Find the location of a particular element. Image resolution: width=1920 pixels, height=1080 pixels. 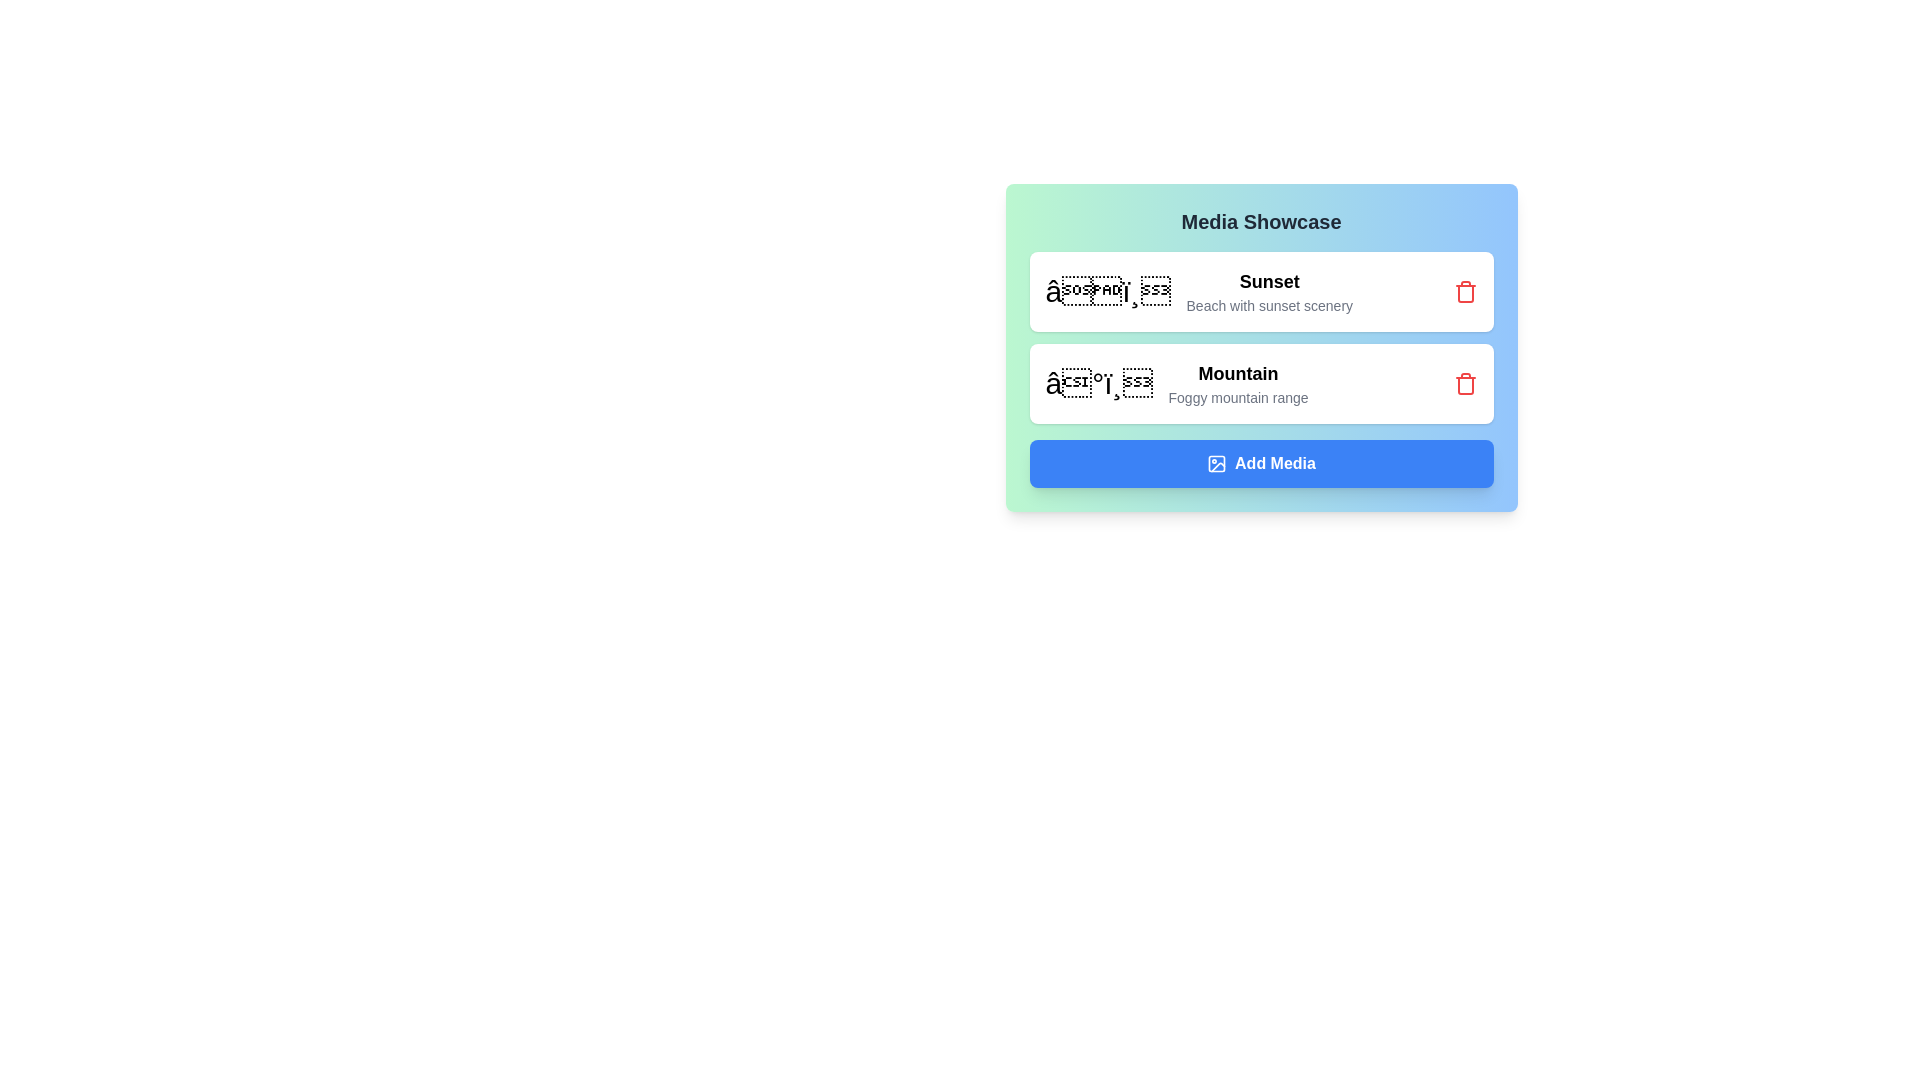

the media chip with the label Mountain is located at coordinates (1260, 384).